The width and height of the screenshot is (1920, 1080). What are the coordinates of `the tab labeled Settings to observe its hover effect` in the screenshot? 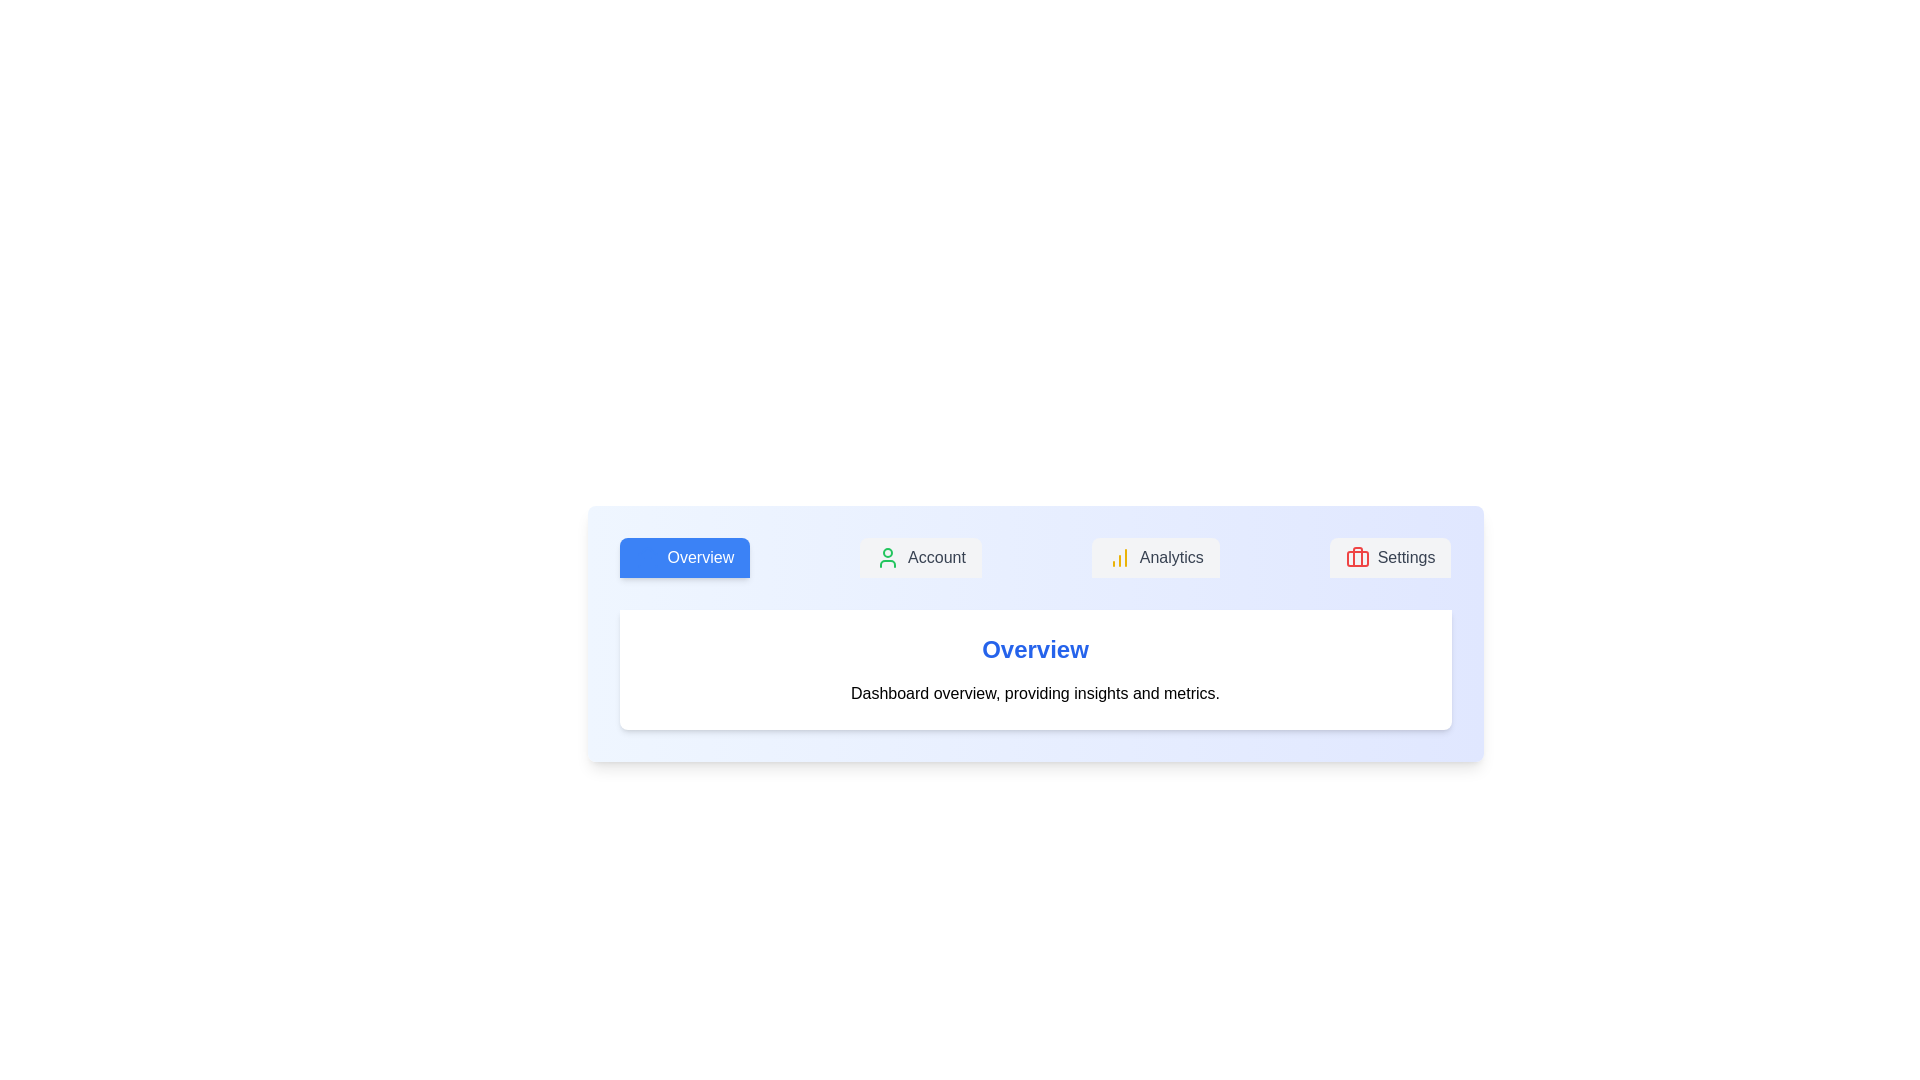 It's located at (1389, 558).